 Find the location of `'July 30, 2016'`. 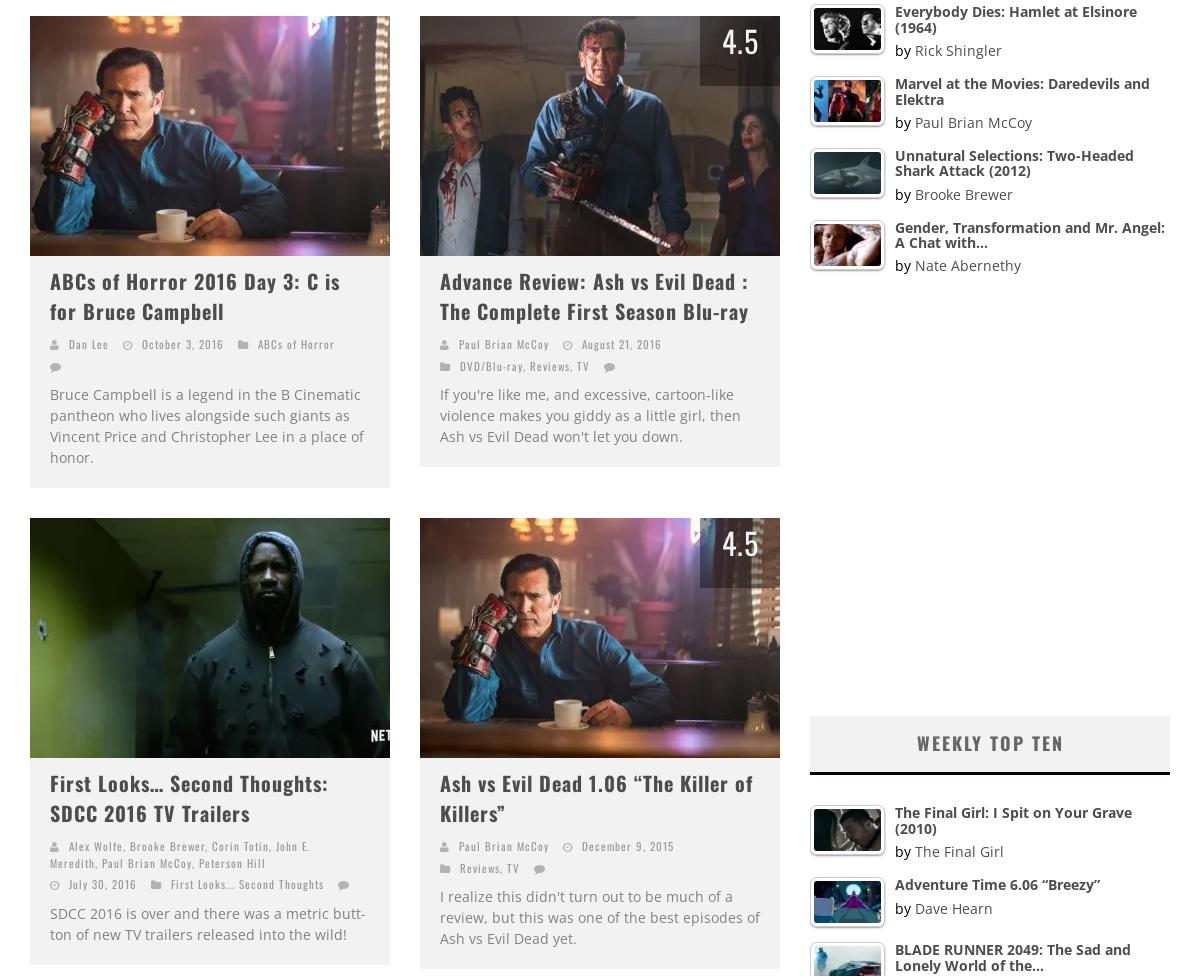

'July 30, 2016' is located at coordinates (102, 882).